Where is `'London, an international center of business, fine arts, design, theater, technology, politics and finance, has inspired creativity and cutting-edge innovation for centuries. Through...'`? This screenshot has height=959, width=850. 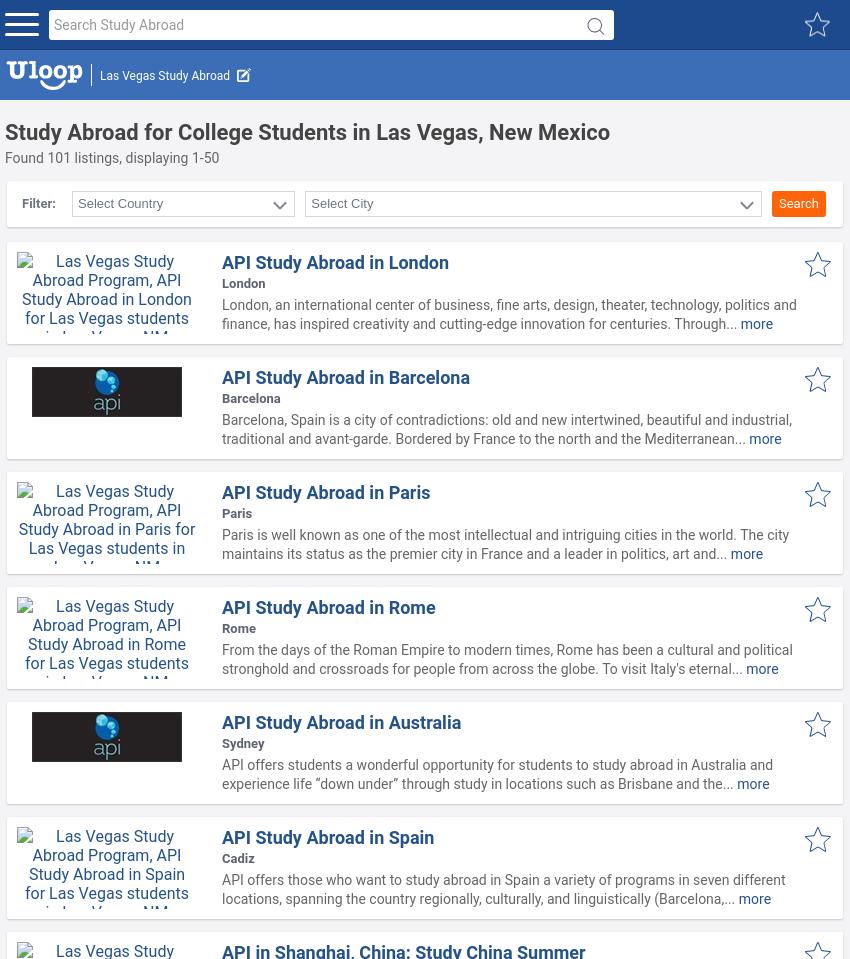
'London, an international center of business, fine arts, design, theater, technology, politics and finance, has inspired creativity and cutting-edge innovation for centuries. Through...' is located at coordinates (508, 313).